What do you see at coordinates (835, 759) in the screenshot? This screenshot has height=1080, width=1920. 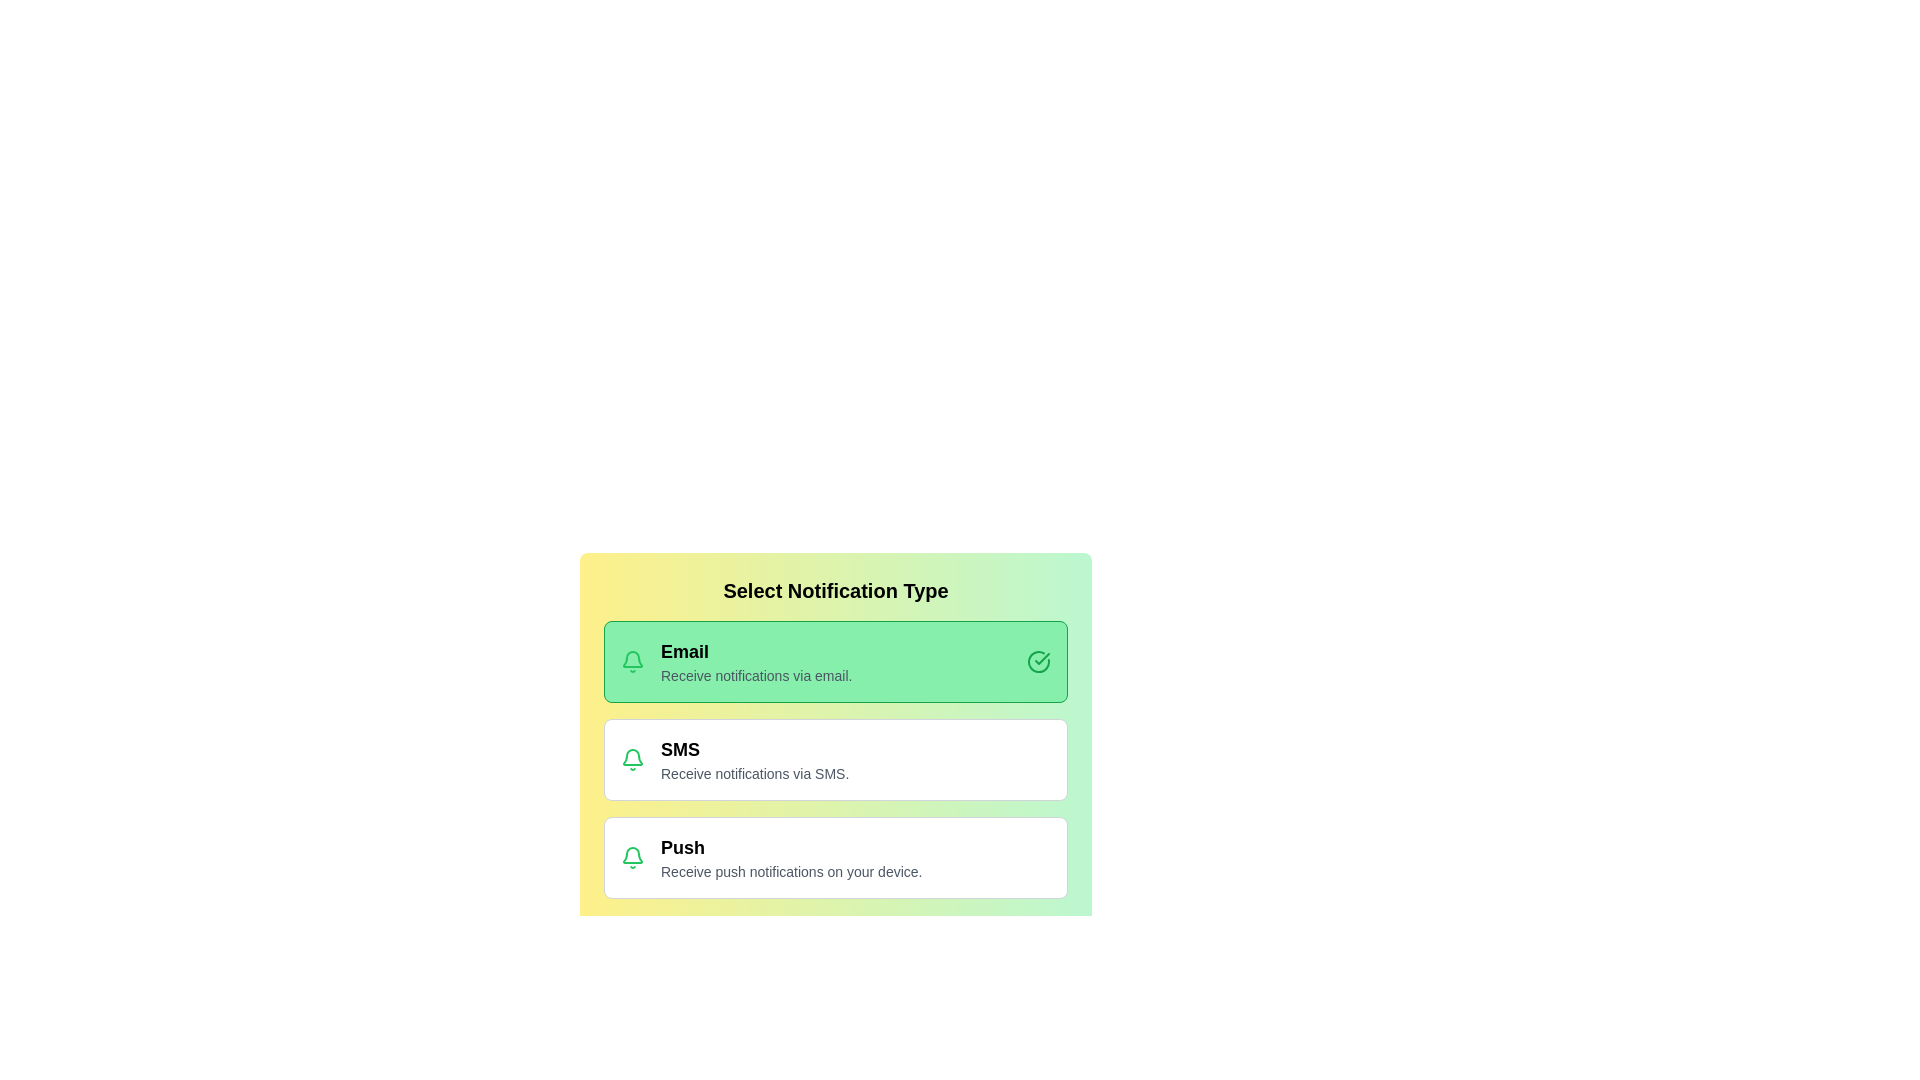 I see `the 'SMS' selectable option in the notification types list to highlight it` at bounding box center [835, 759].